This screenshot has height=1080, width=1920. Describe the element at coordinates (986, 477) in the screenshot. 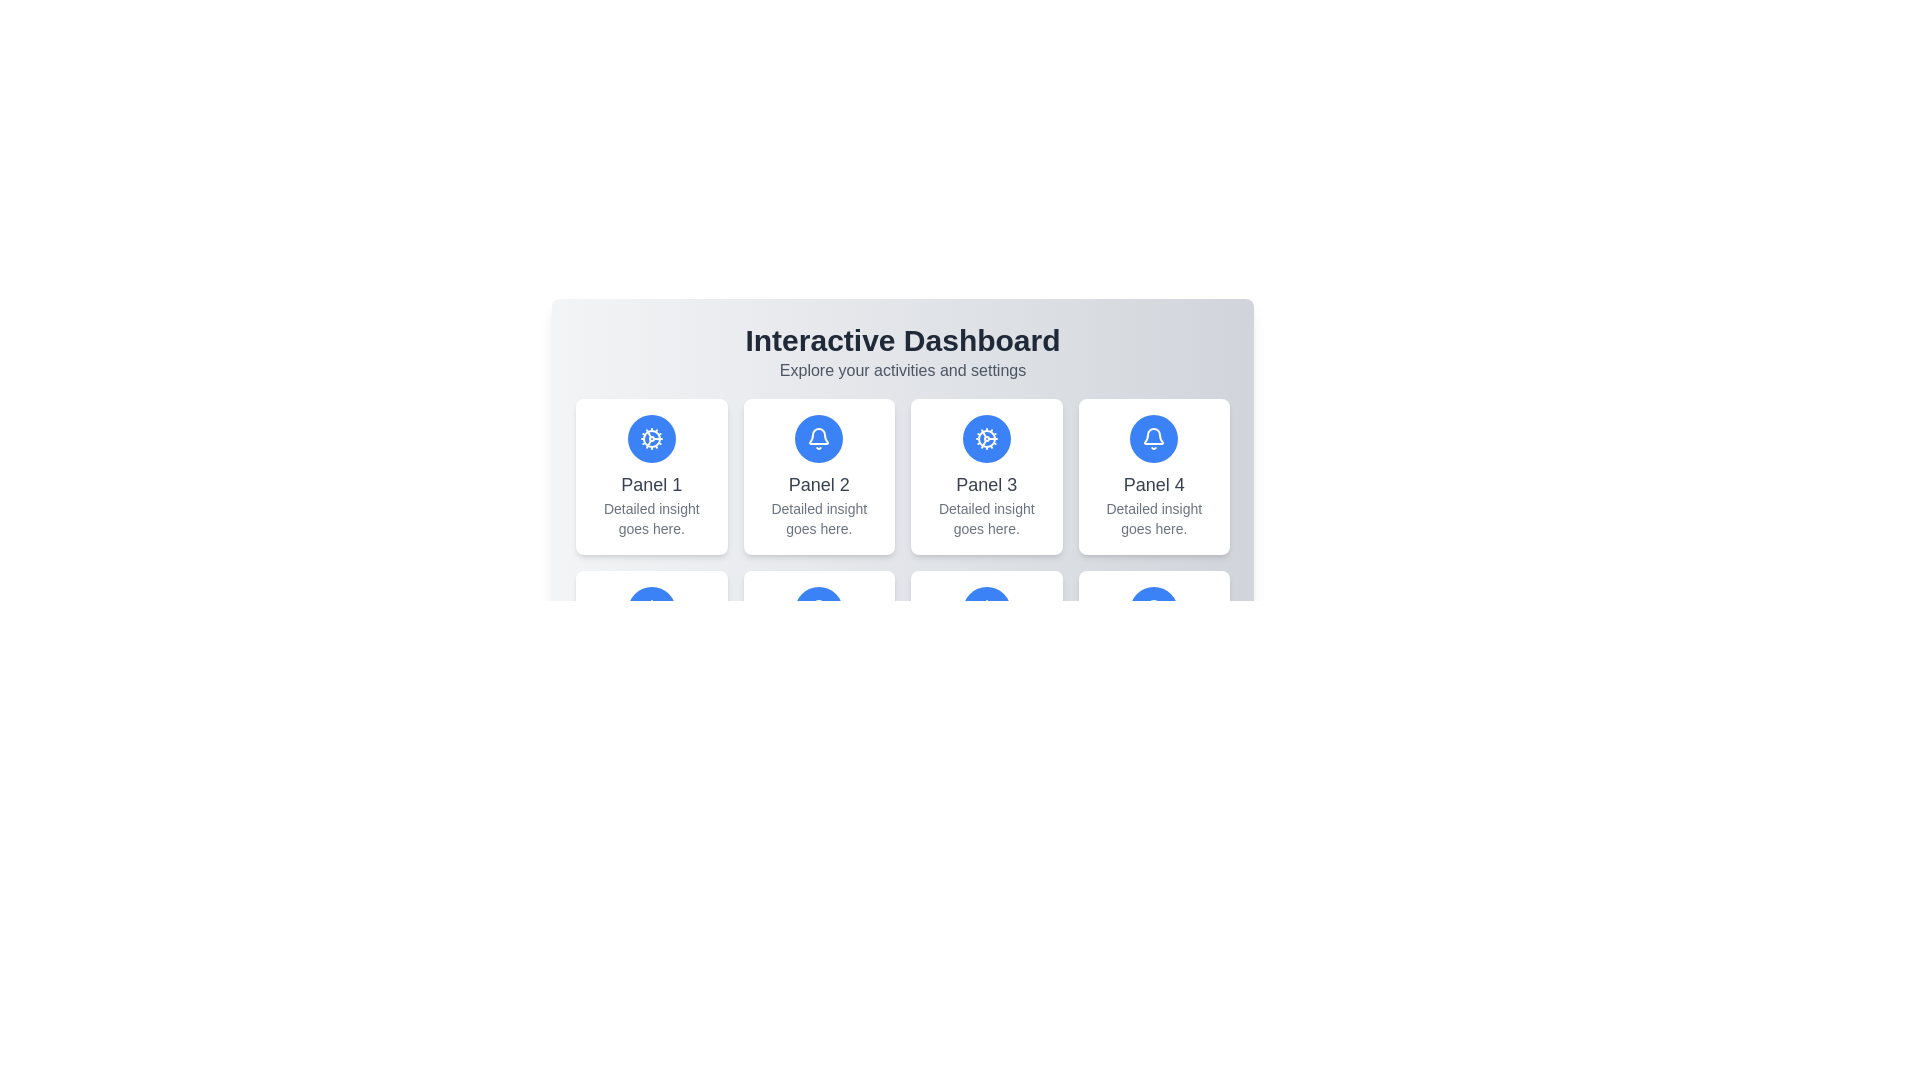

I see `the informational card panel labeled 'Panel 3' which has a white background, a blue cogwheel icon at the top, and contains the description 'Detailed insight goes here.'` at that location.